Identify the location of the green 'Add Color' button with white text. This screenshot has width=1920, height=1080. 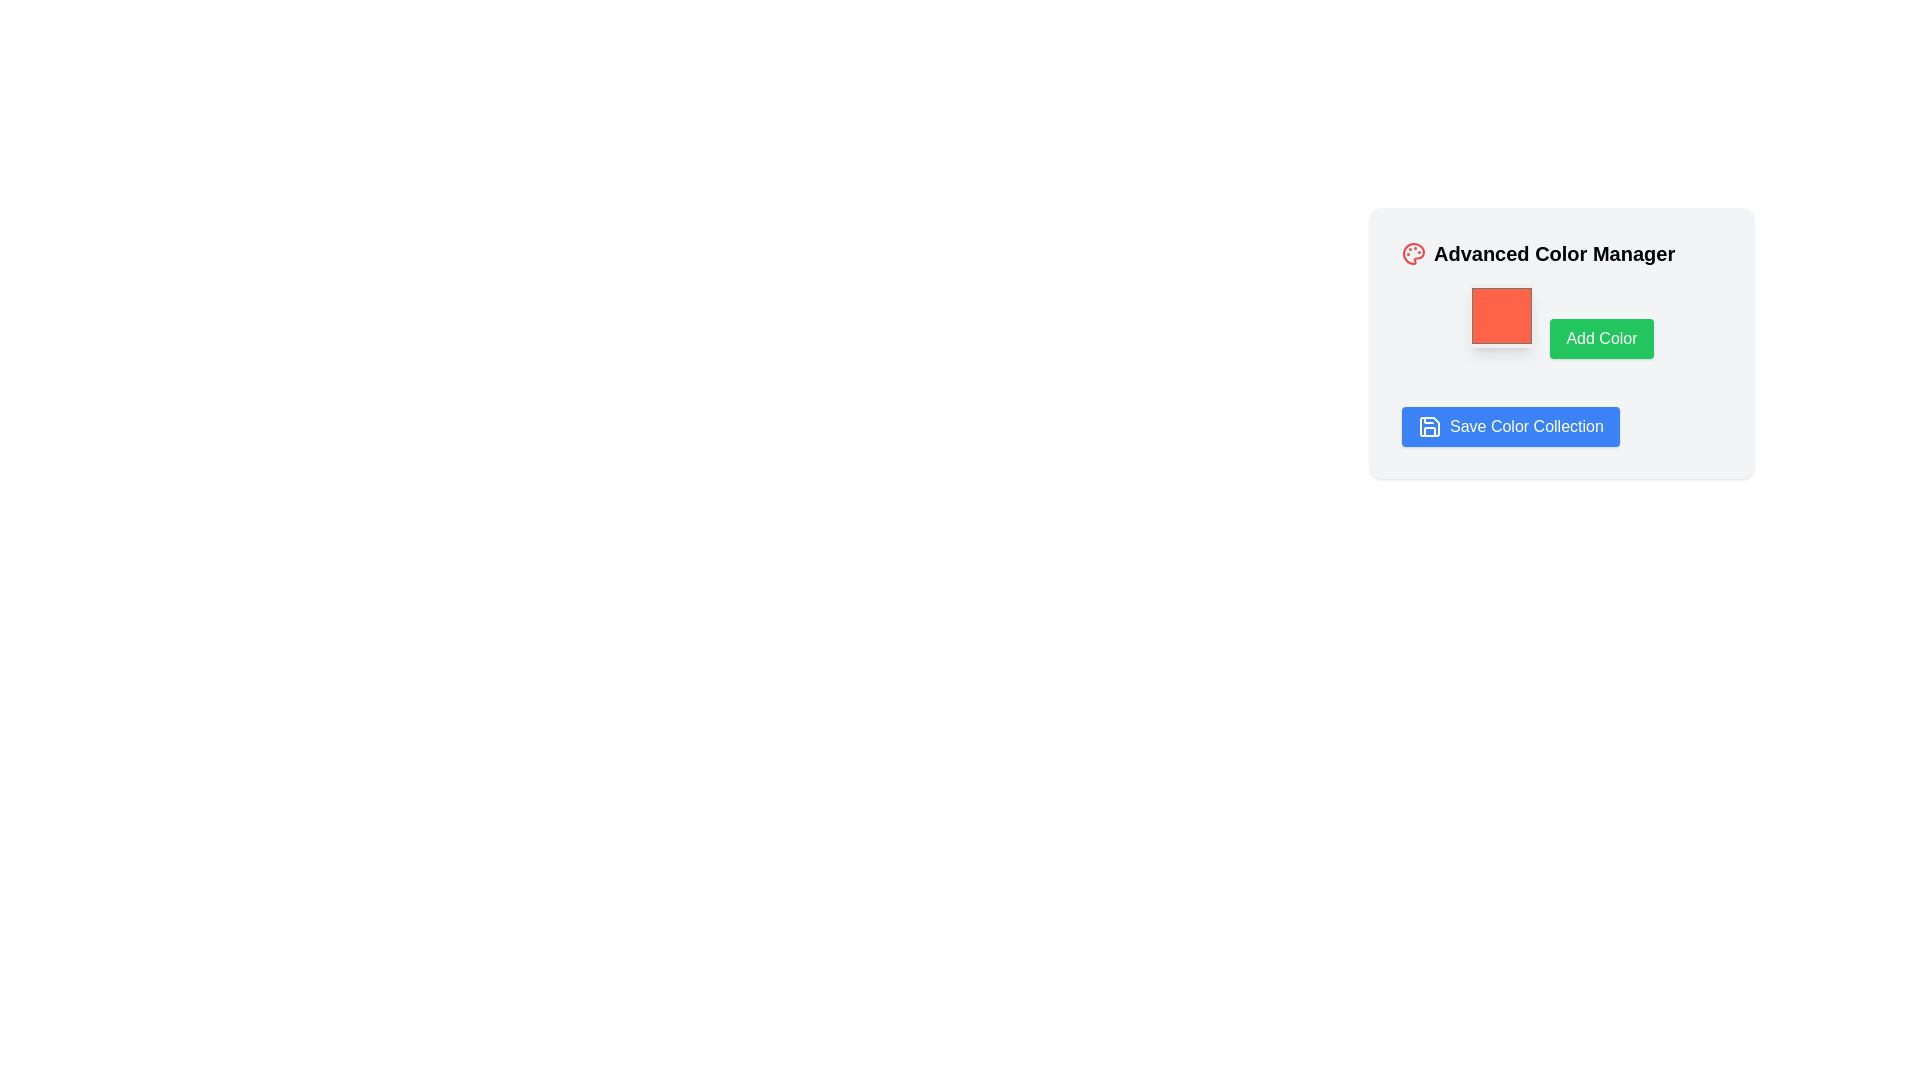
(1560, 320).